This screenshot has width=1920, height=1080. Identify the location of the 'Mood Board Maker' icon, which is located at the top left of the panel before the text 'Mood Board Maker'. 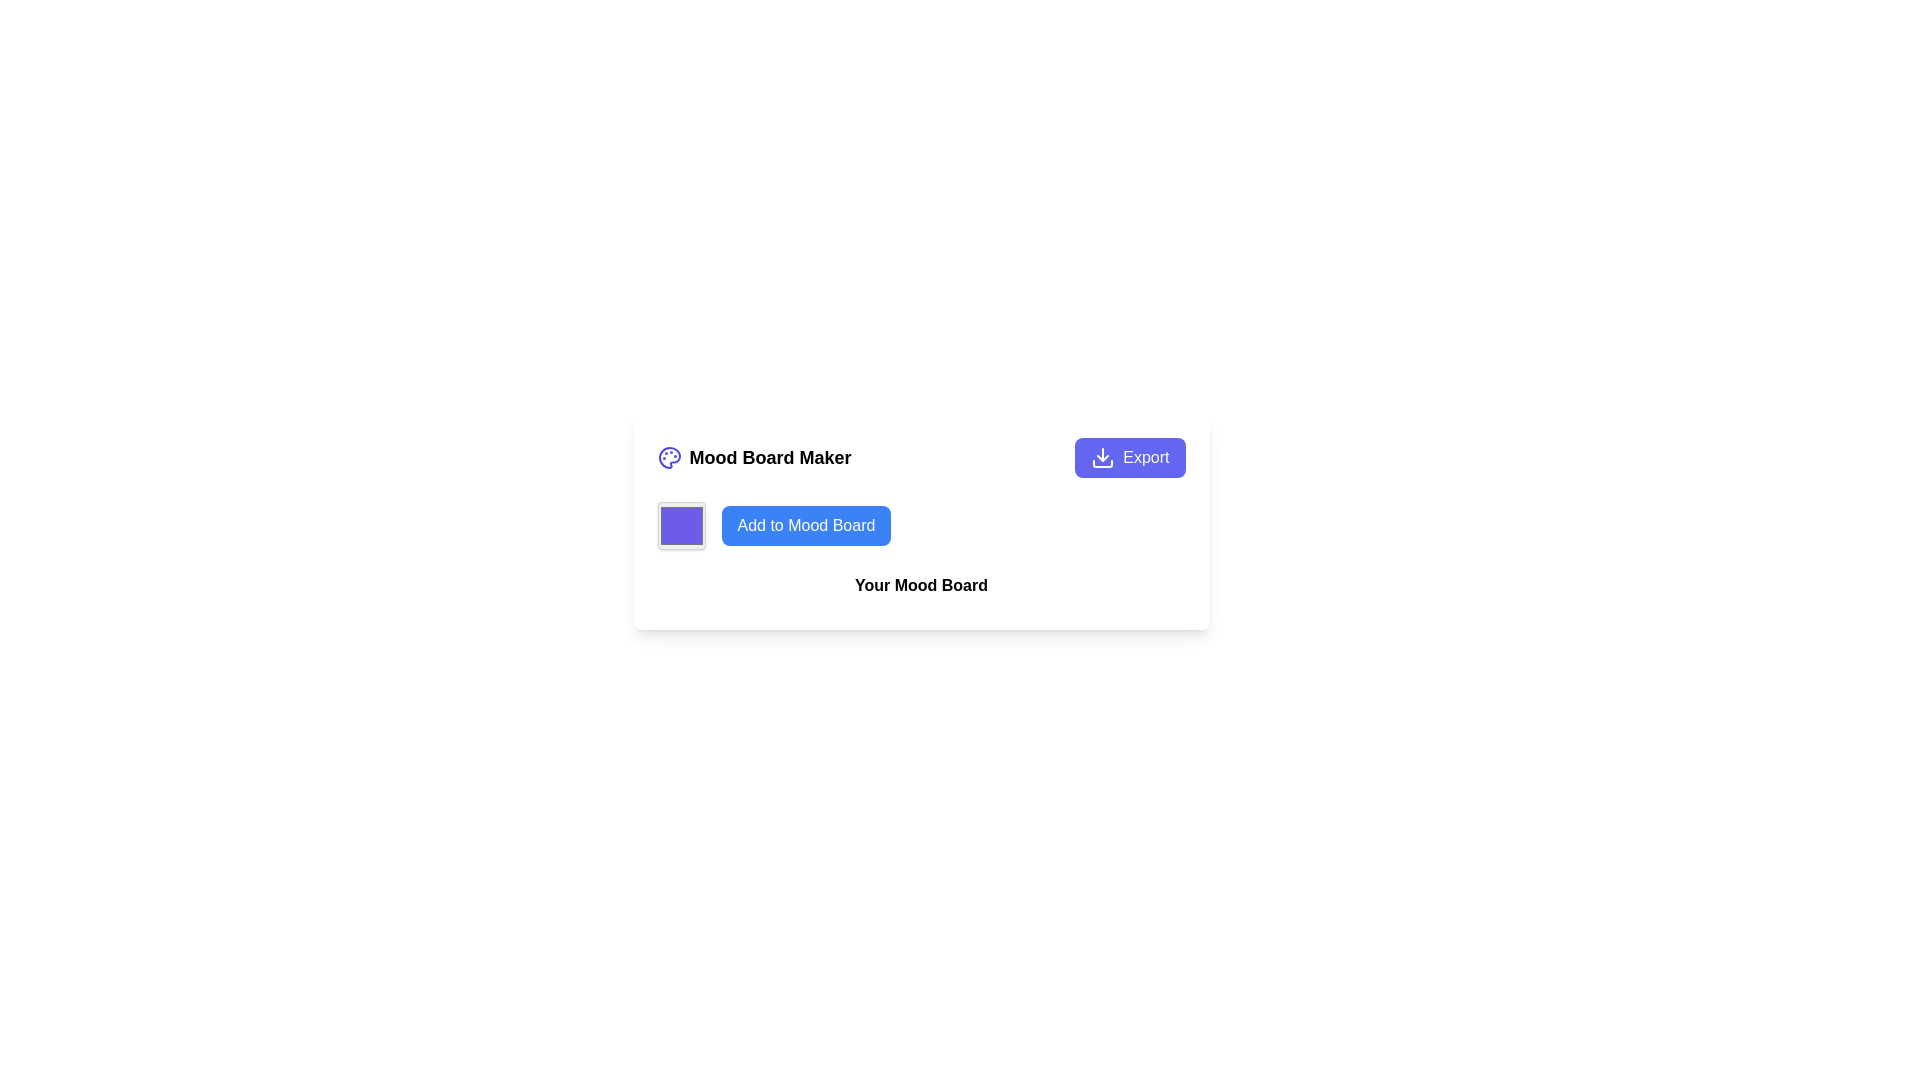
(669, 458).